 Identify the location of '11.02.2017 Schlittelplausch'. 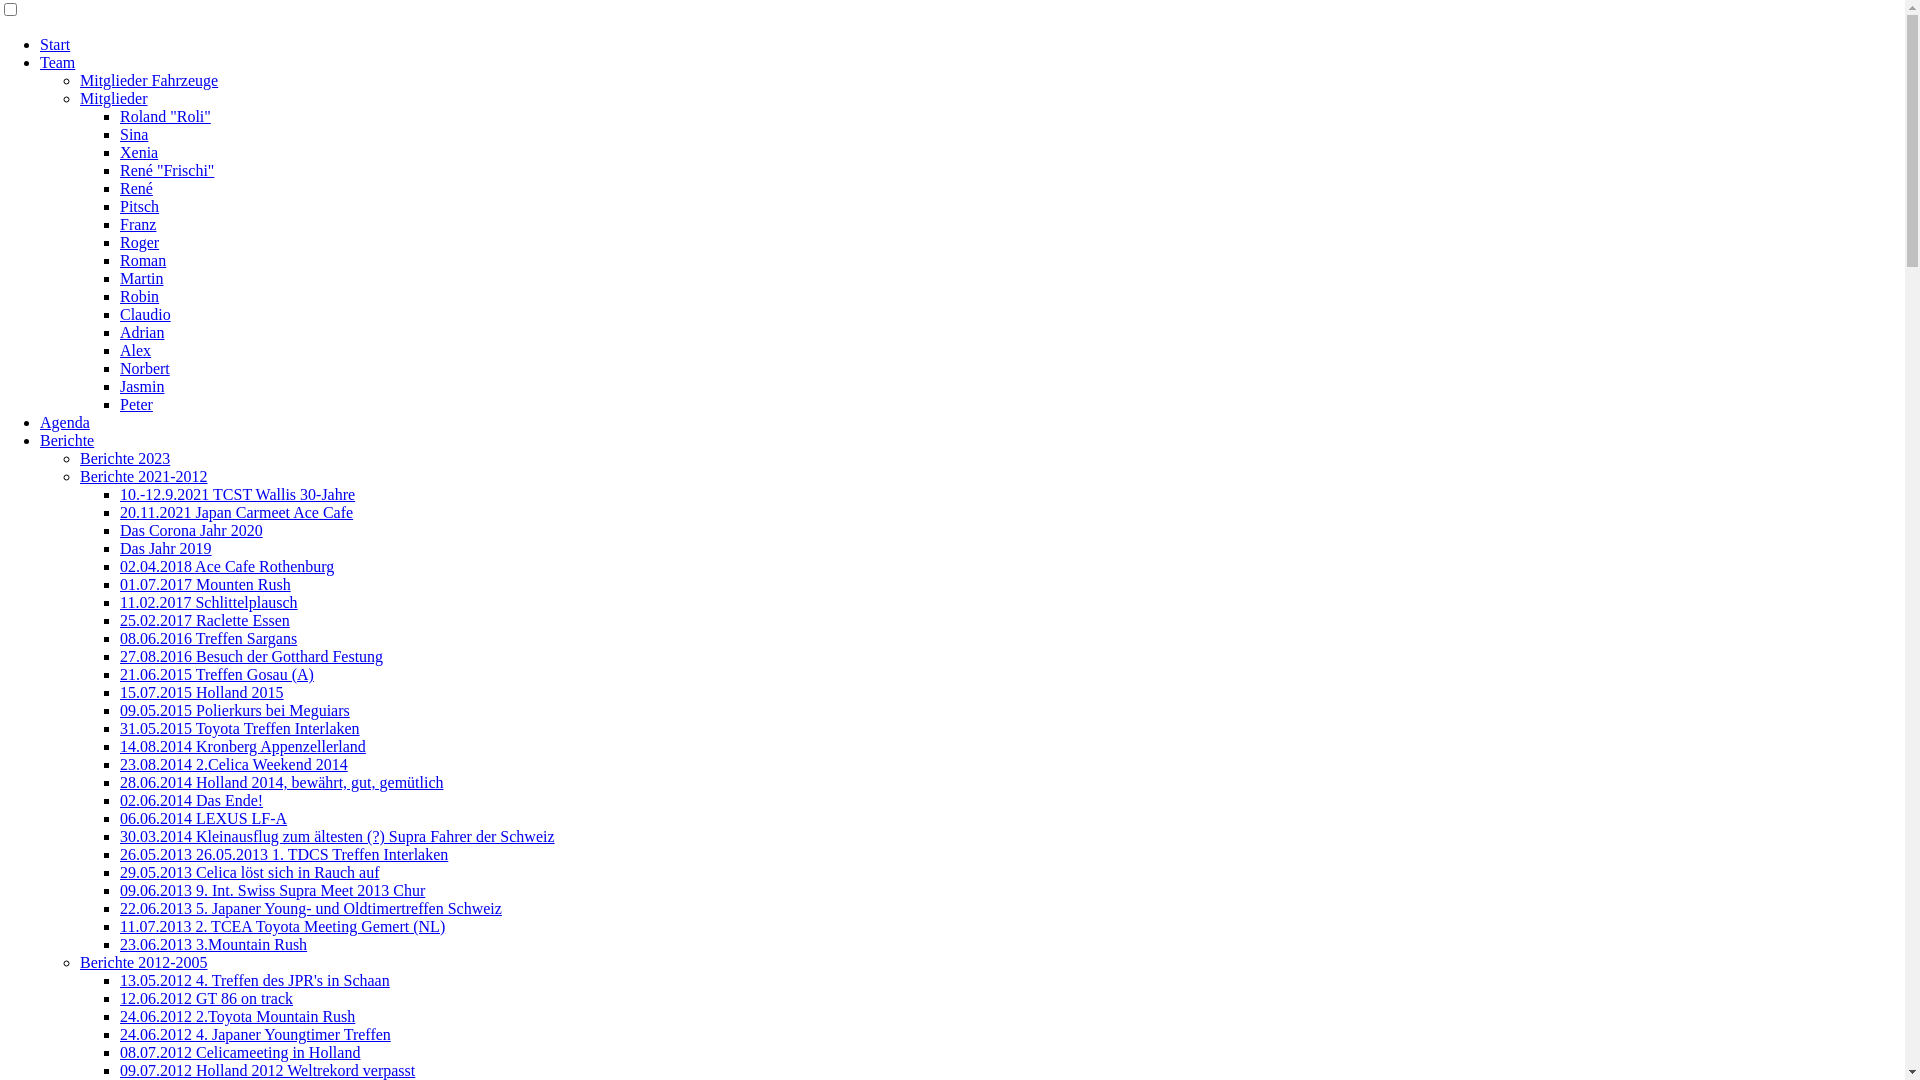
(209, 601).